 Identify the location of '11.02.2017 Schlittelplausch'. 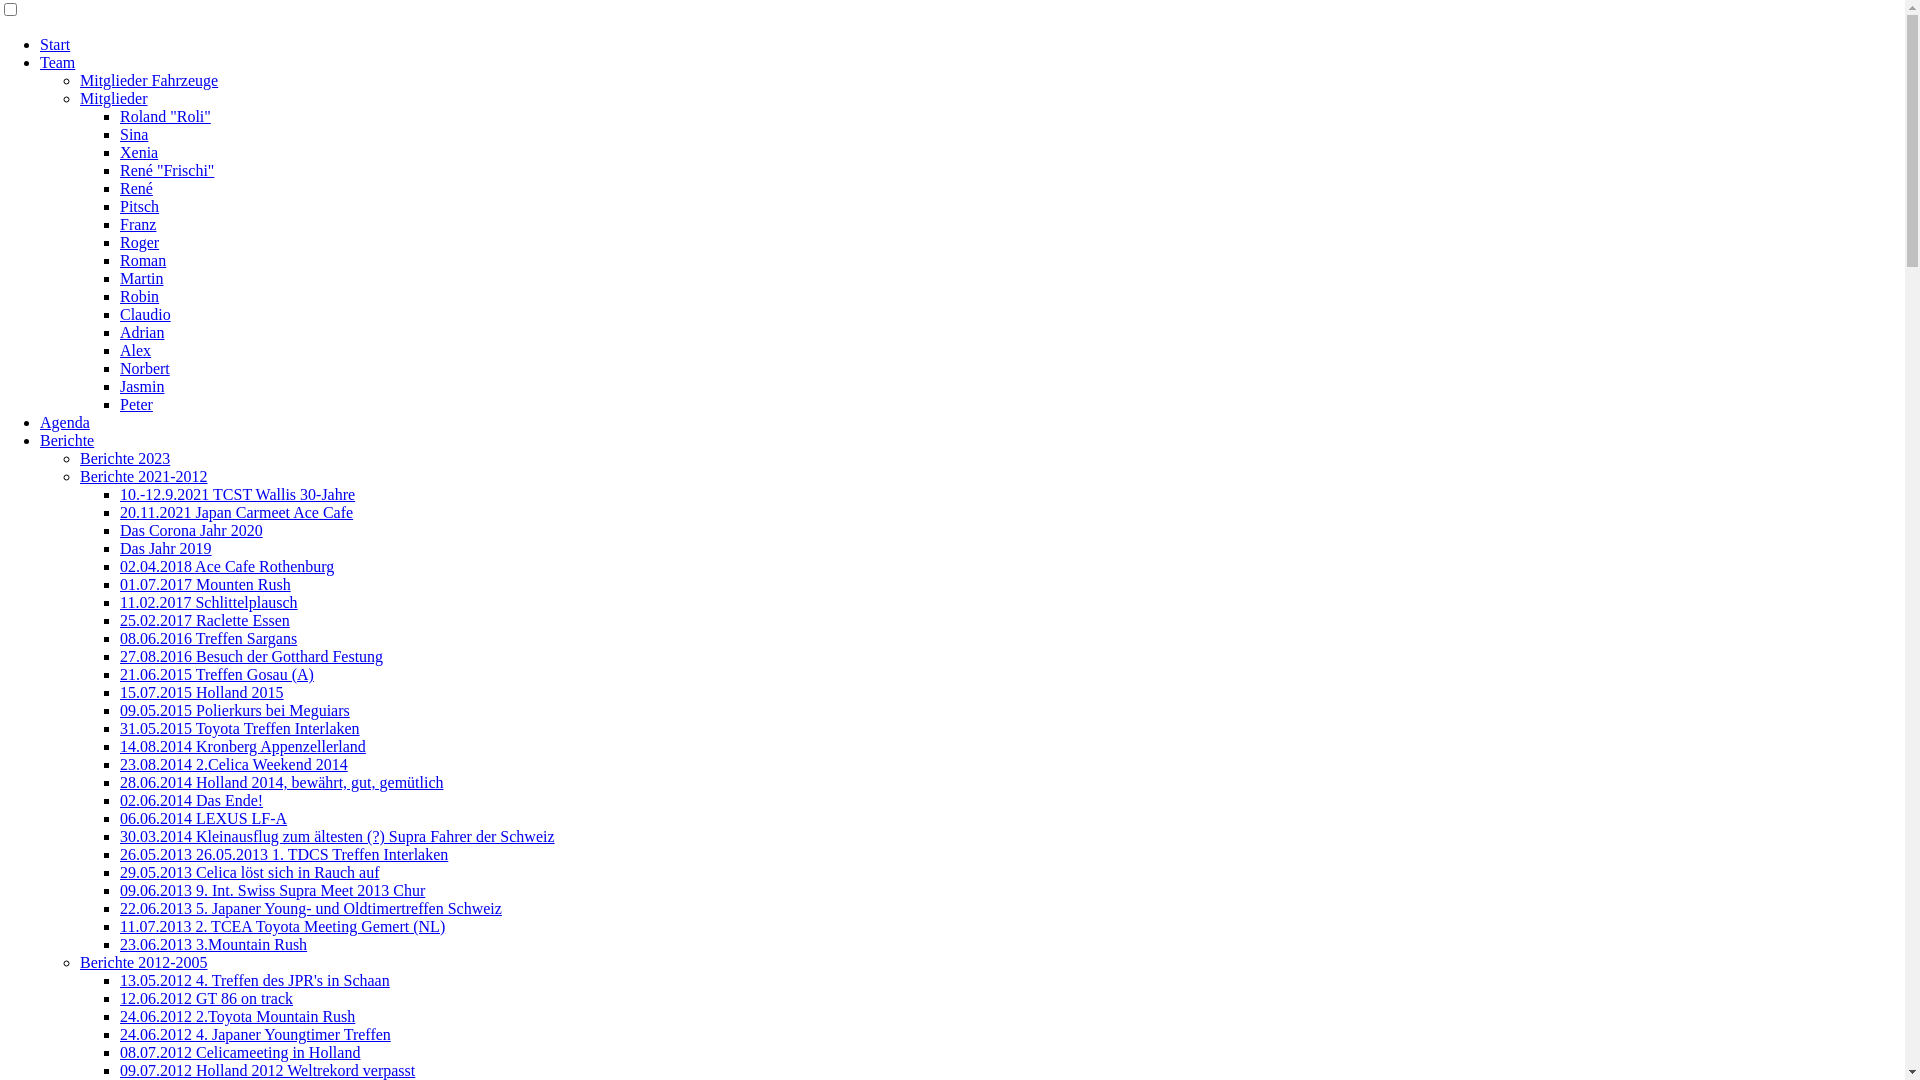
(209, 601).